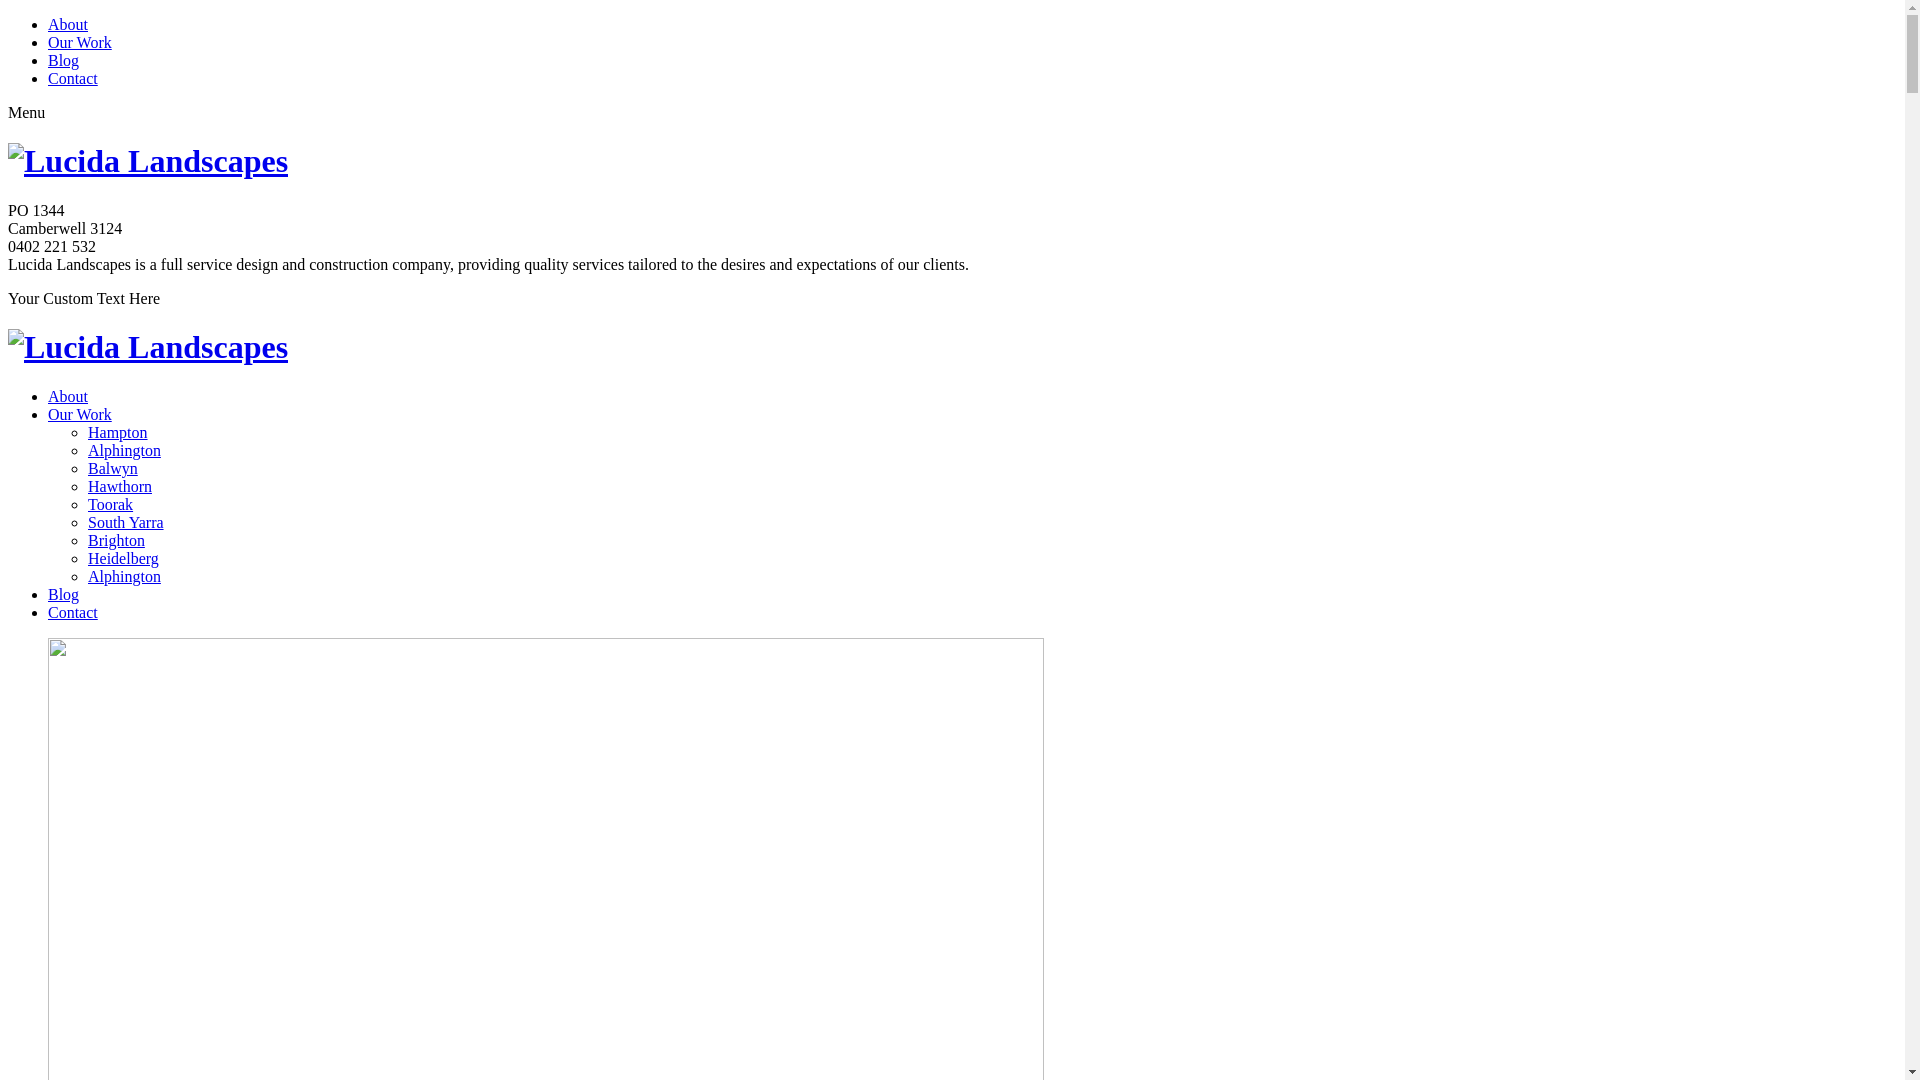 The width and height of the screenshot is (1920, 1080). Describe the element at coordinates (123, 576) in the screenshot. I see `'Alphington'` at that location.